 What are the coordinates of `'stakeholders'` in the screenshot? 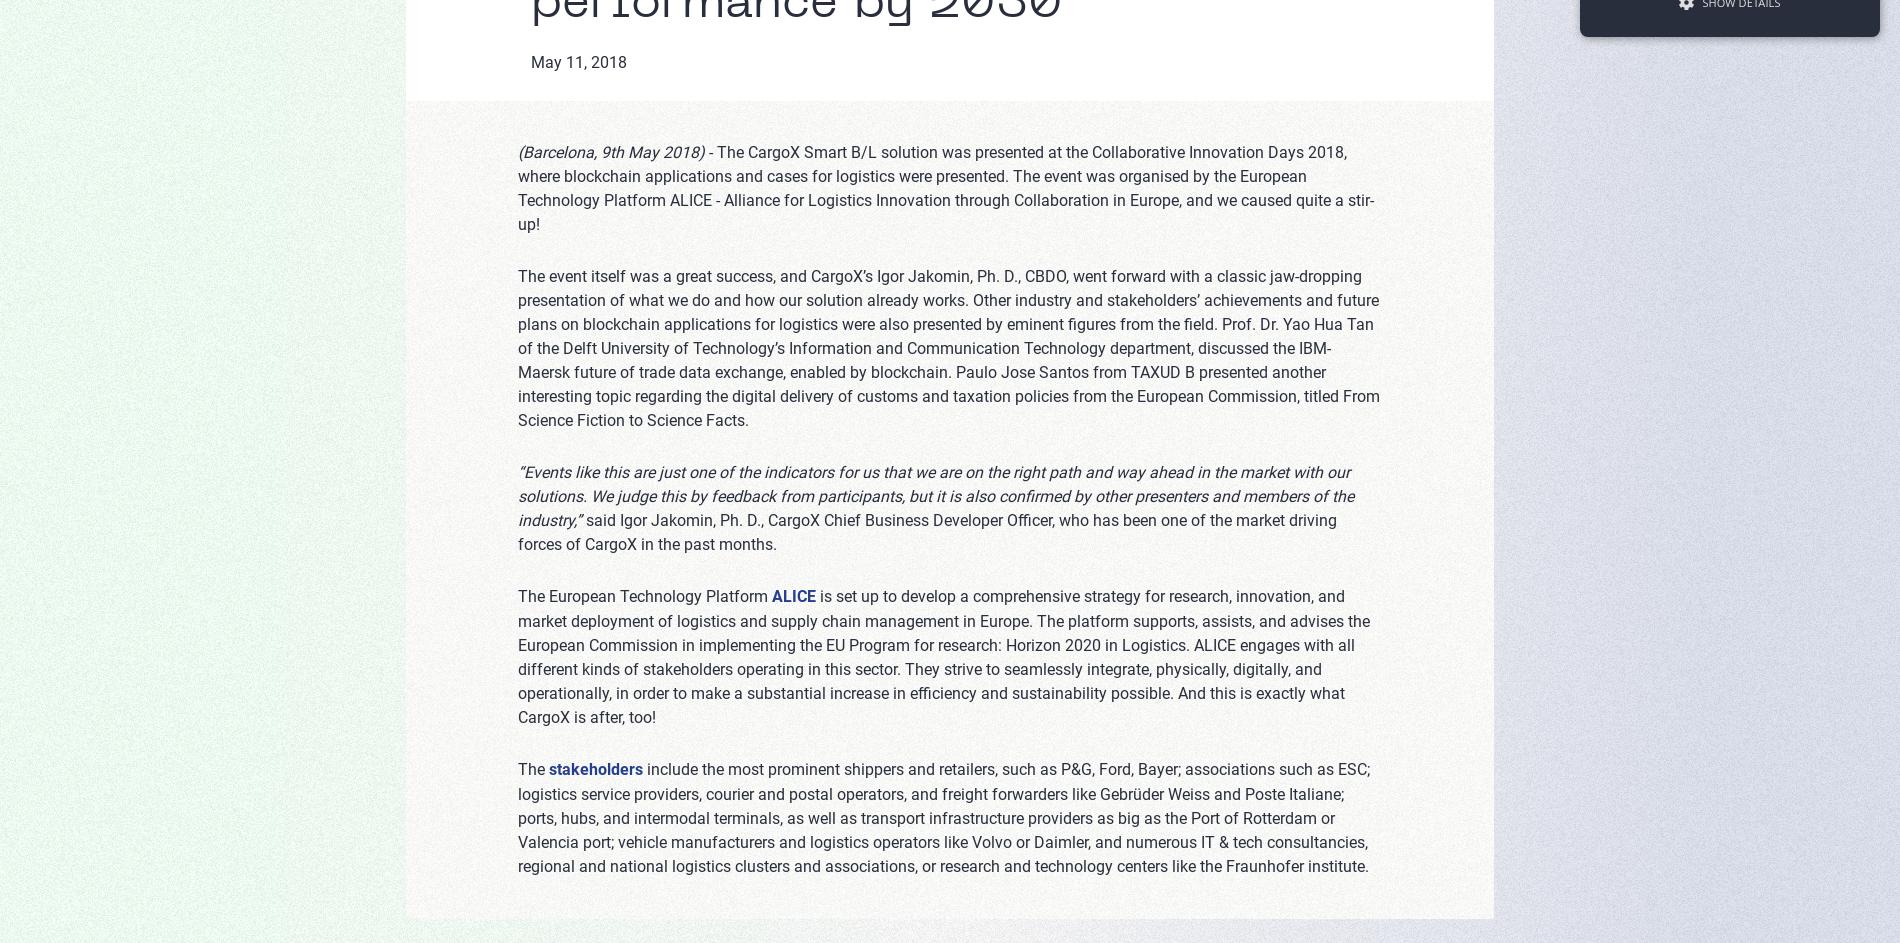 It's located at (596, 768).